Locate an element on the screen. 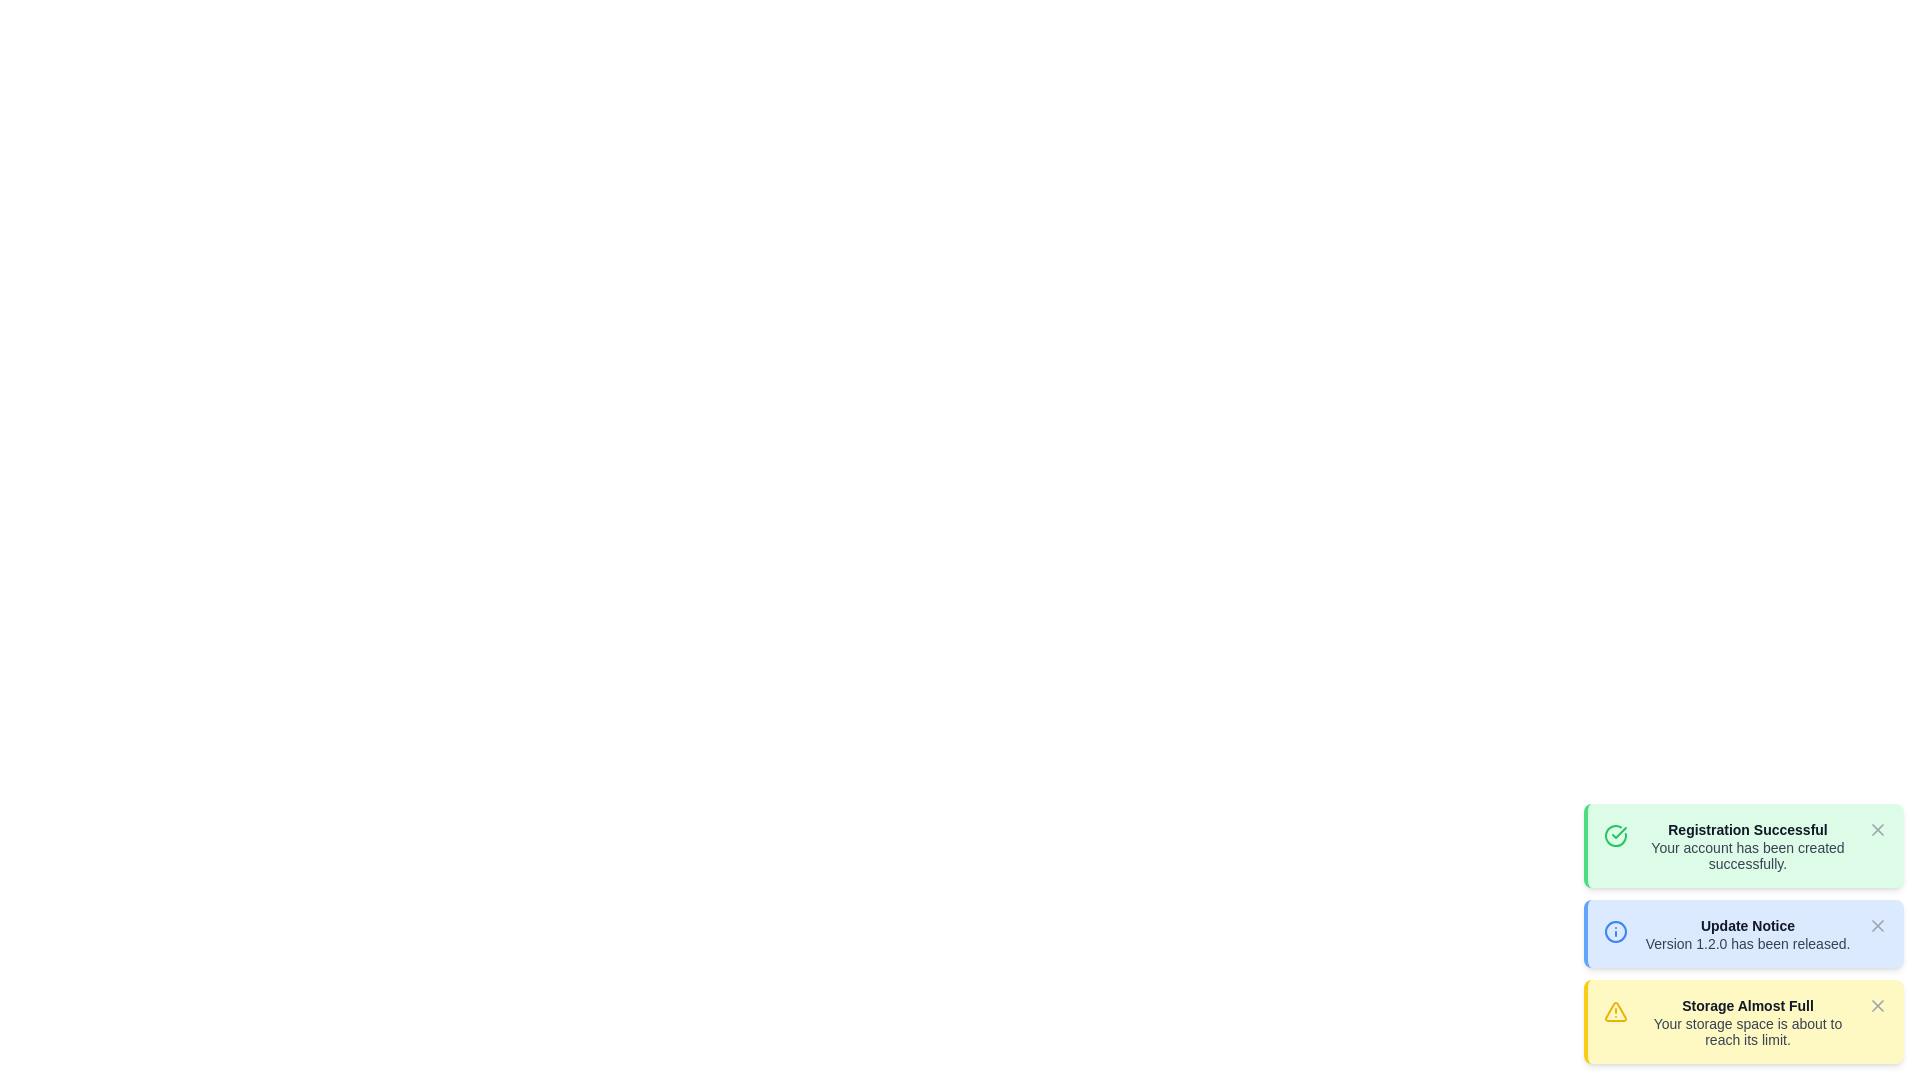  the gray 'X' icon button located in the top-right corner of the green notification box labeled 'Registration Successful' to change its color to a darker gray is located at coordinates (1876, 829).